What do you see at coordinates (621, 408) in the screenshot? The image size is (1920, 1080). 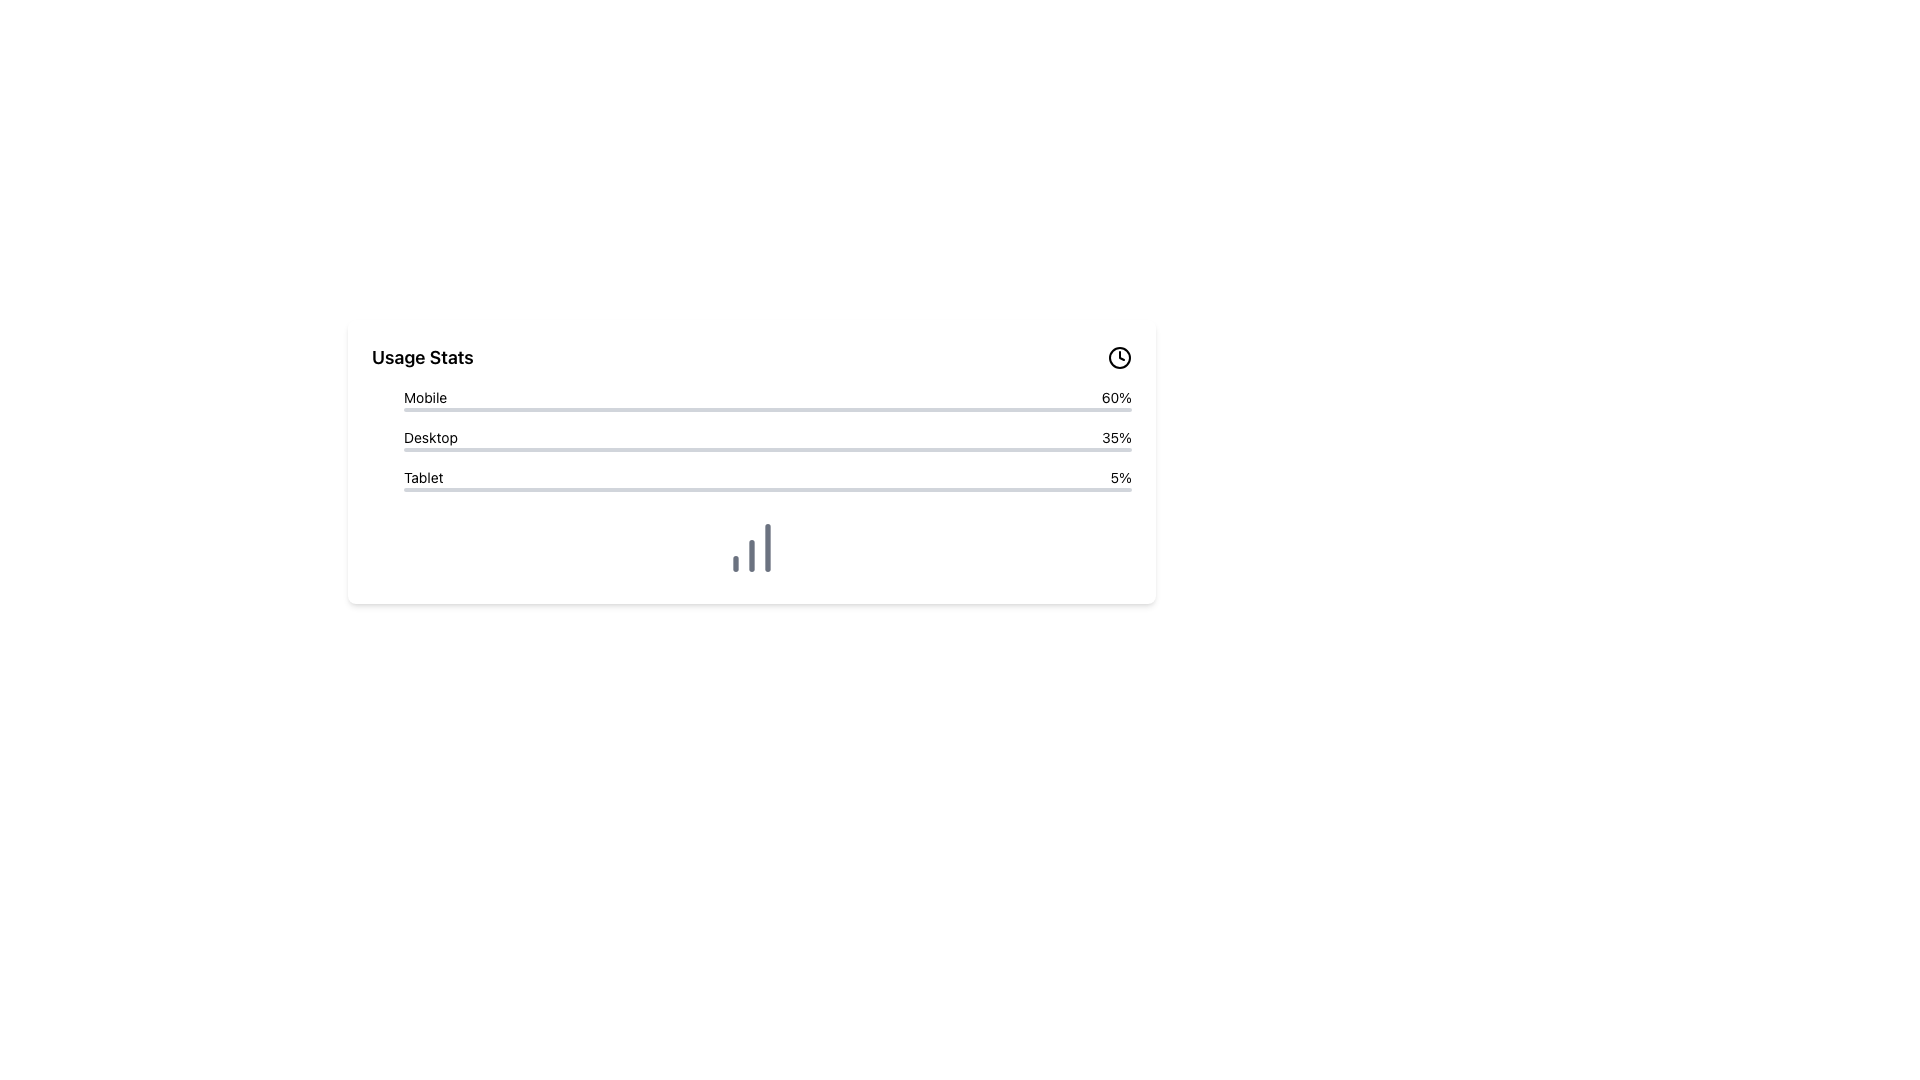 I see `the Progress Bar indicating 'Mobile' usage, which is a gray rectangular bar at the top of the panel displaying usage statistics` at bounding box center [621, 408].